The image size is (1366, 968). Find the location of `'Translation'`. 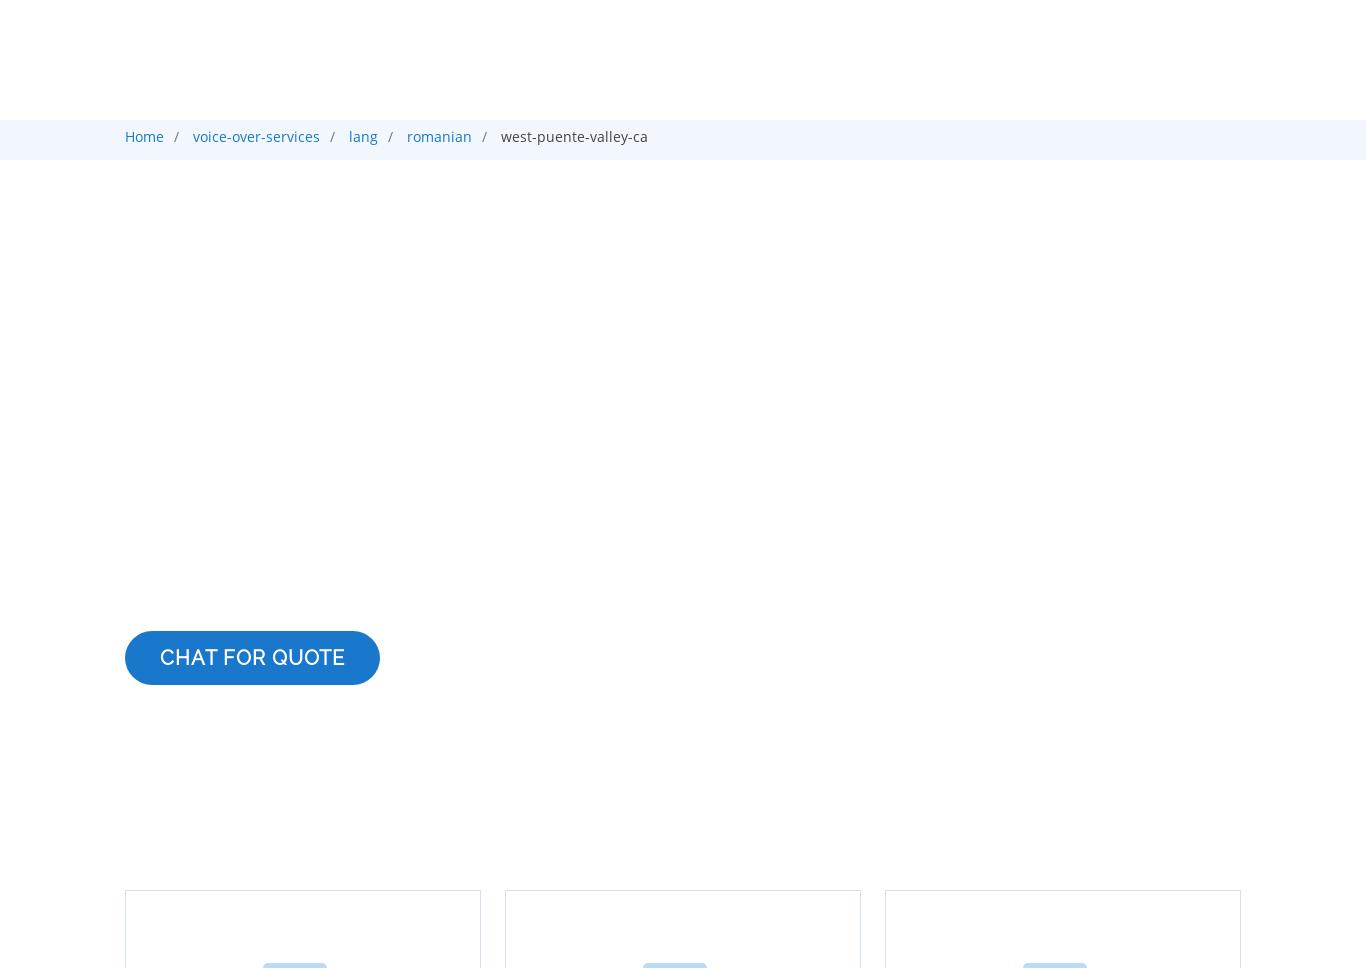

'Translation' is located at coordinates (846, 166).